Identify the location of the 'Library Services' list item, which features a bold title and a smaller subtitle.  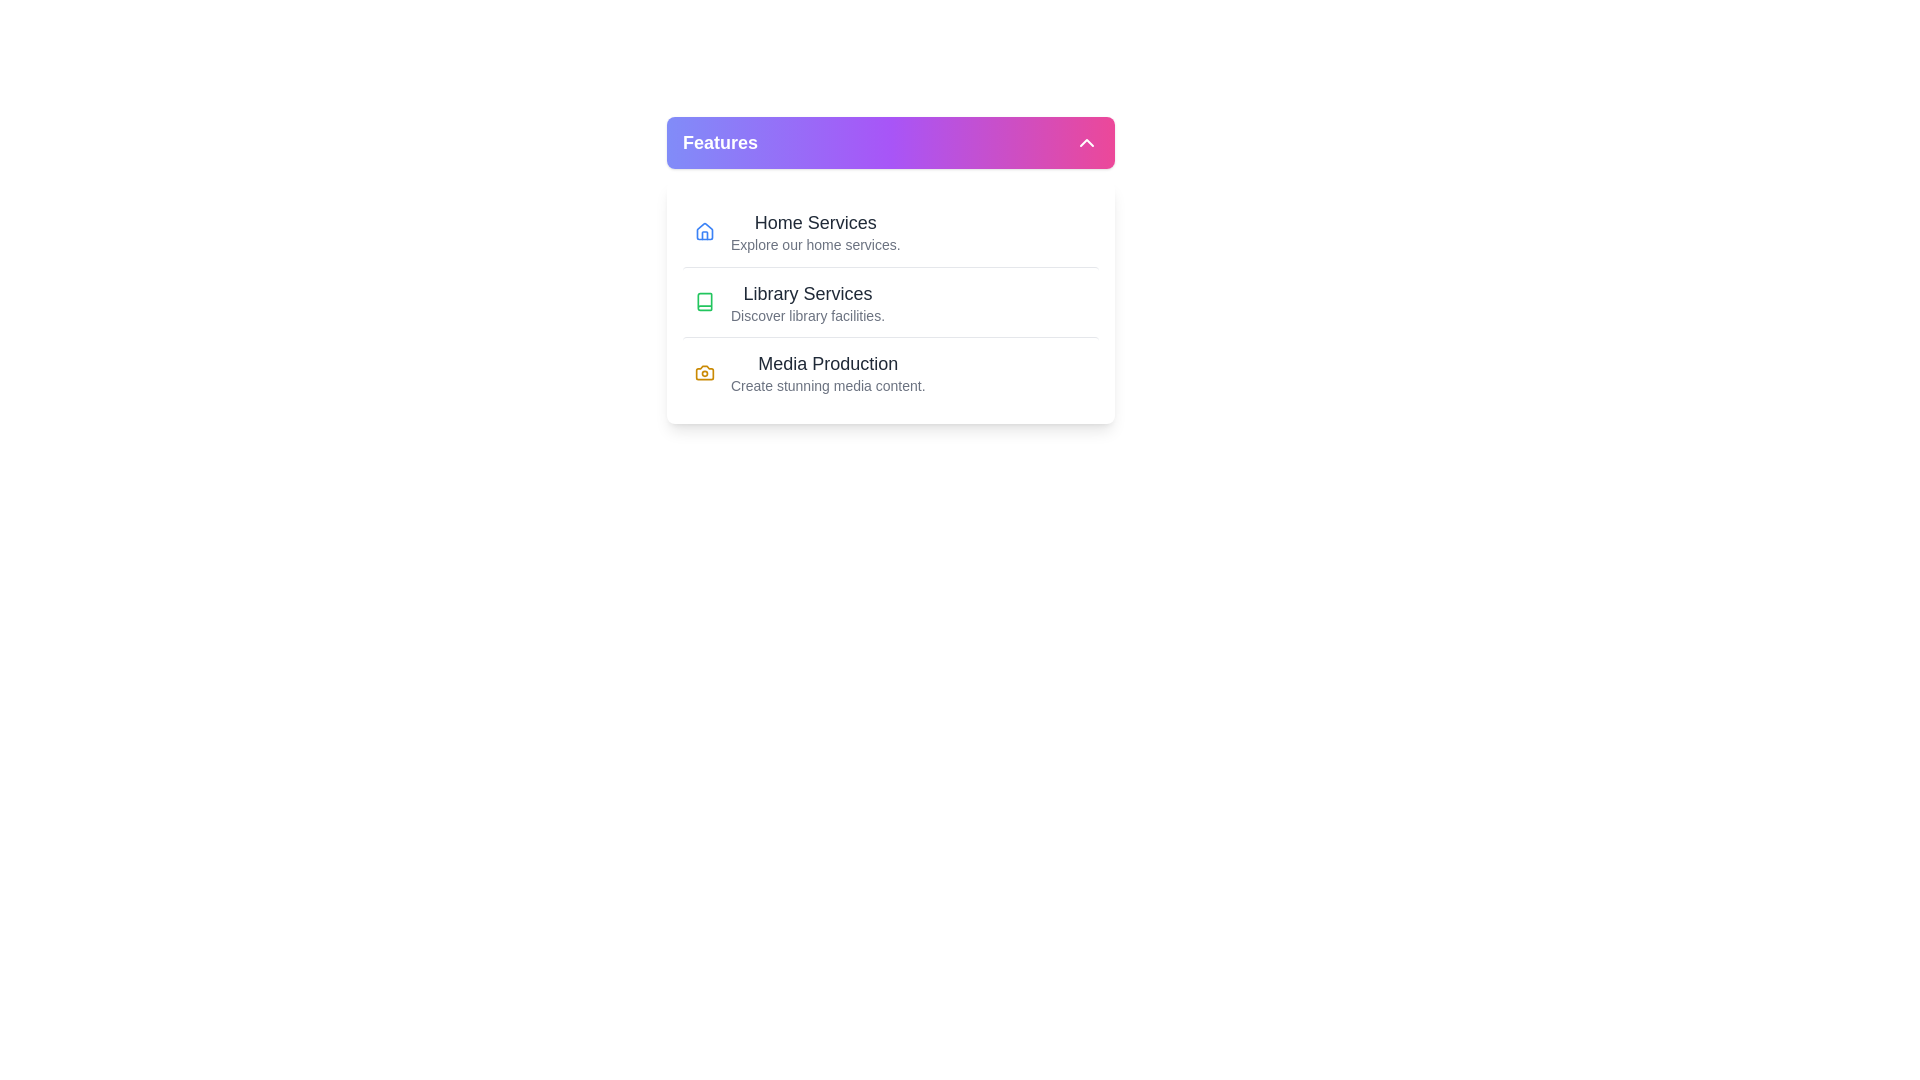
(807, 302).